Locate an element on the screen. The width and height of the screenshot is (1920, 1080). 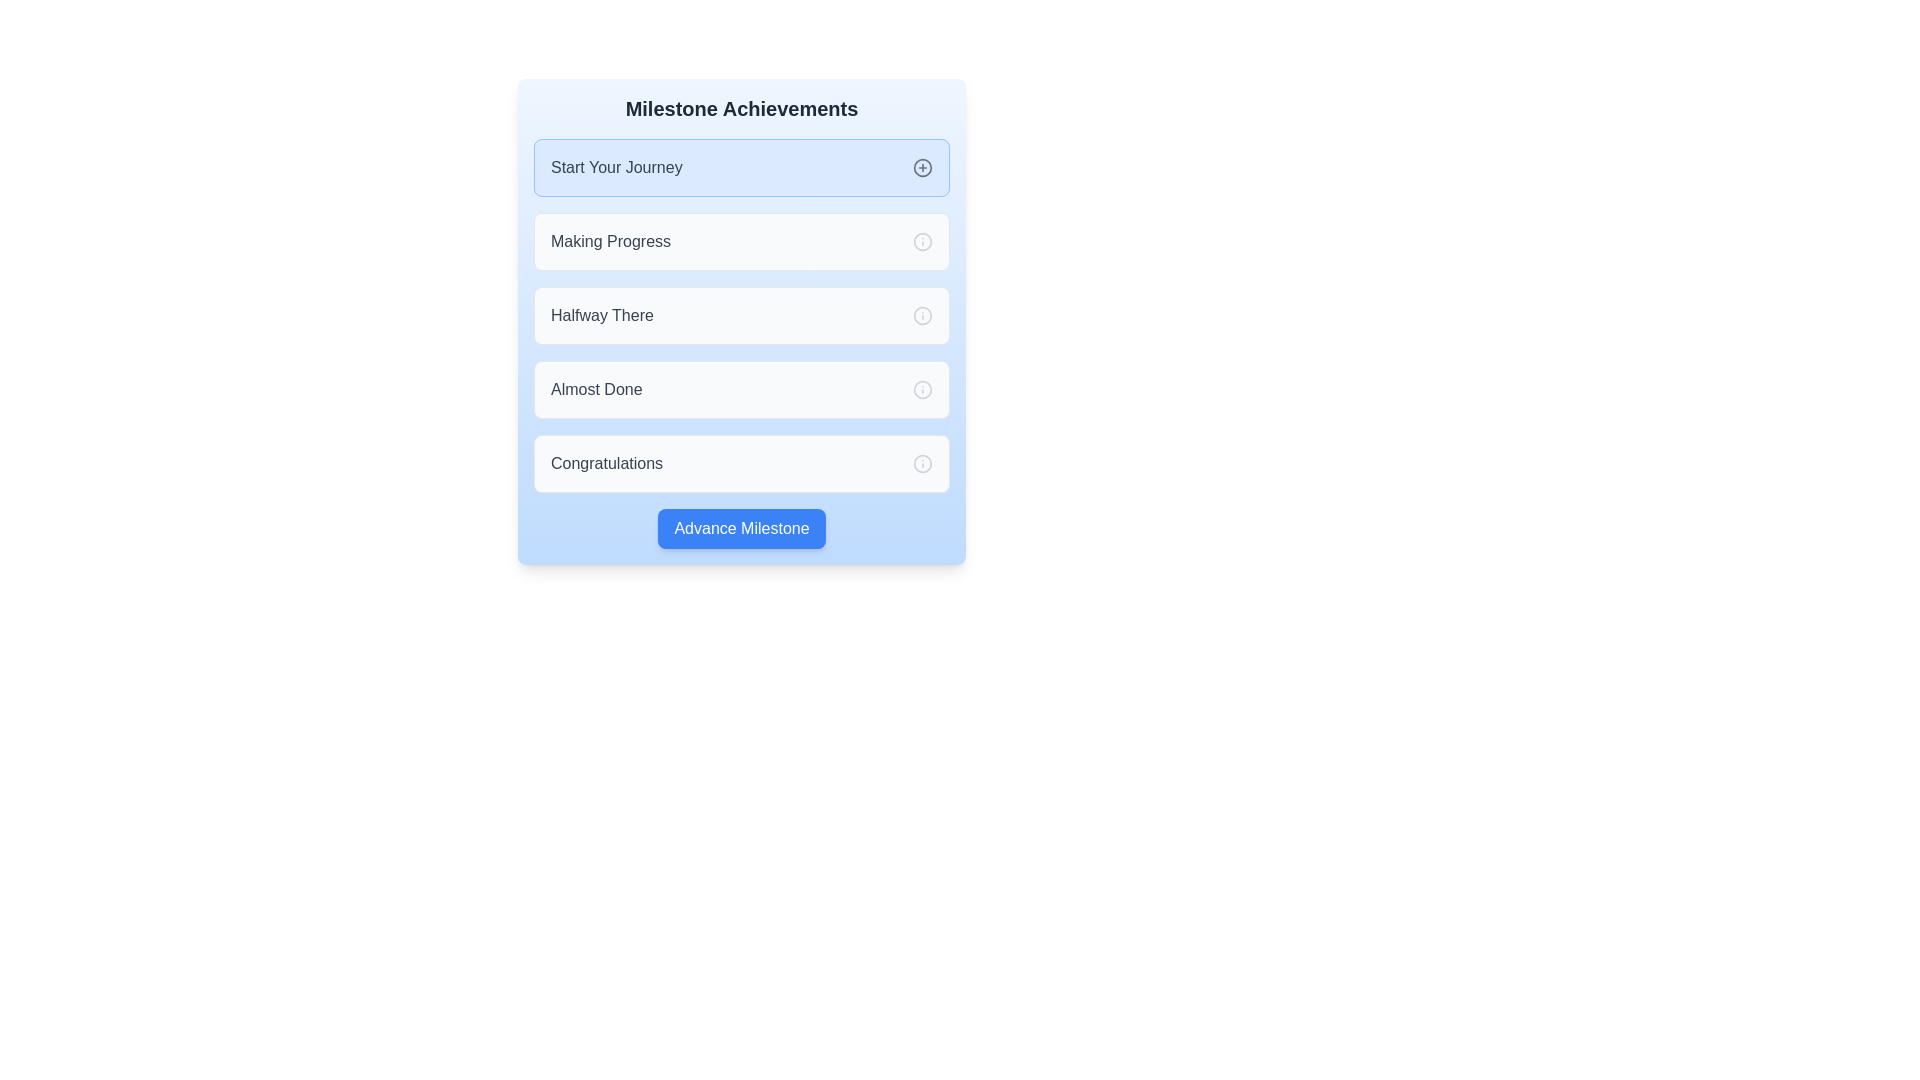
the text element containing the word 'Congratulations' styled with medium font weight and gray color, located in the last card under 'Milestone Achievements', above the 'Advance Milestone' button is located at coordinates (606, 463).